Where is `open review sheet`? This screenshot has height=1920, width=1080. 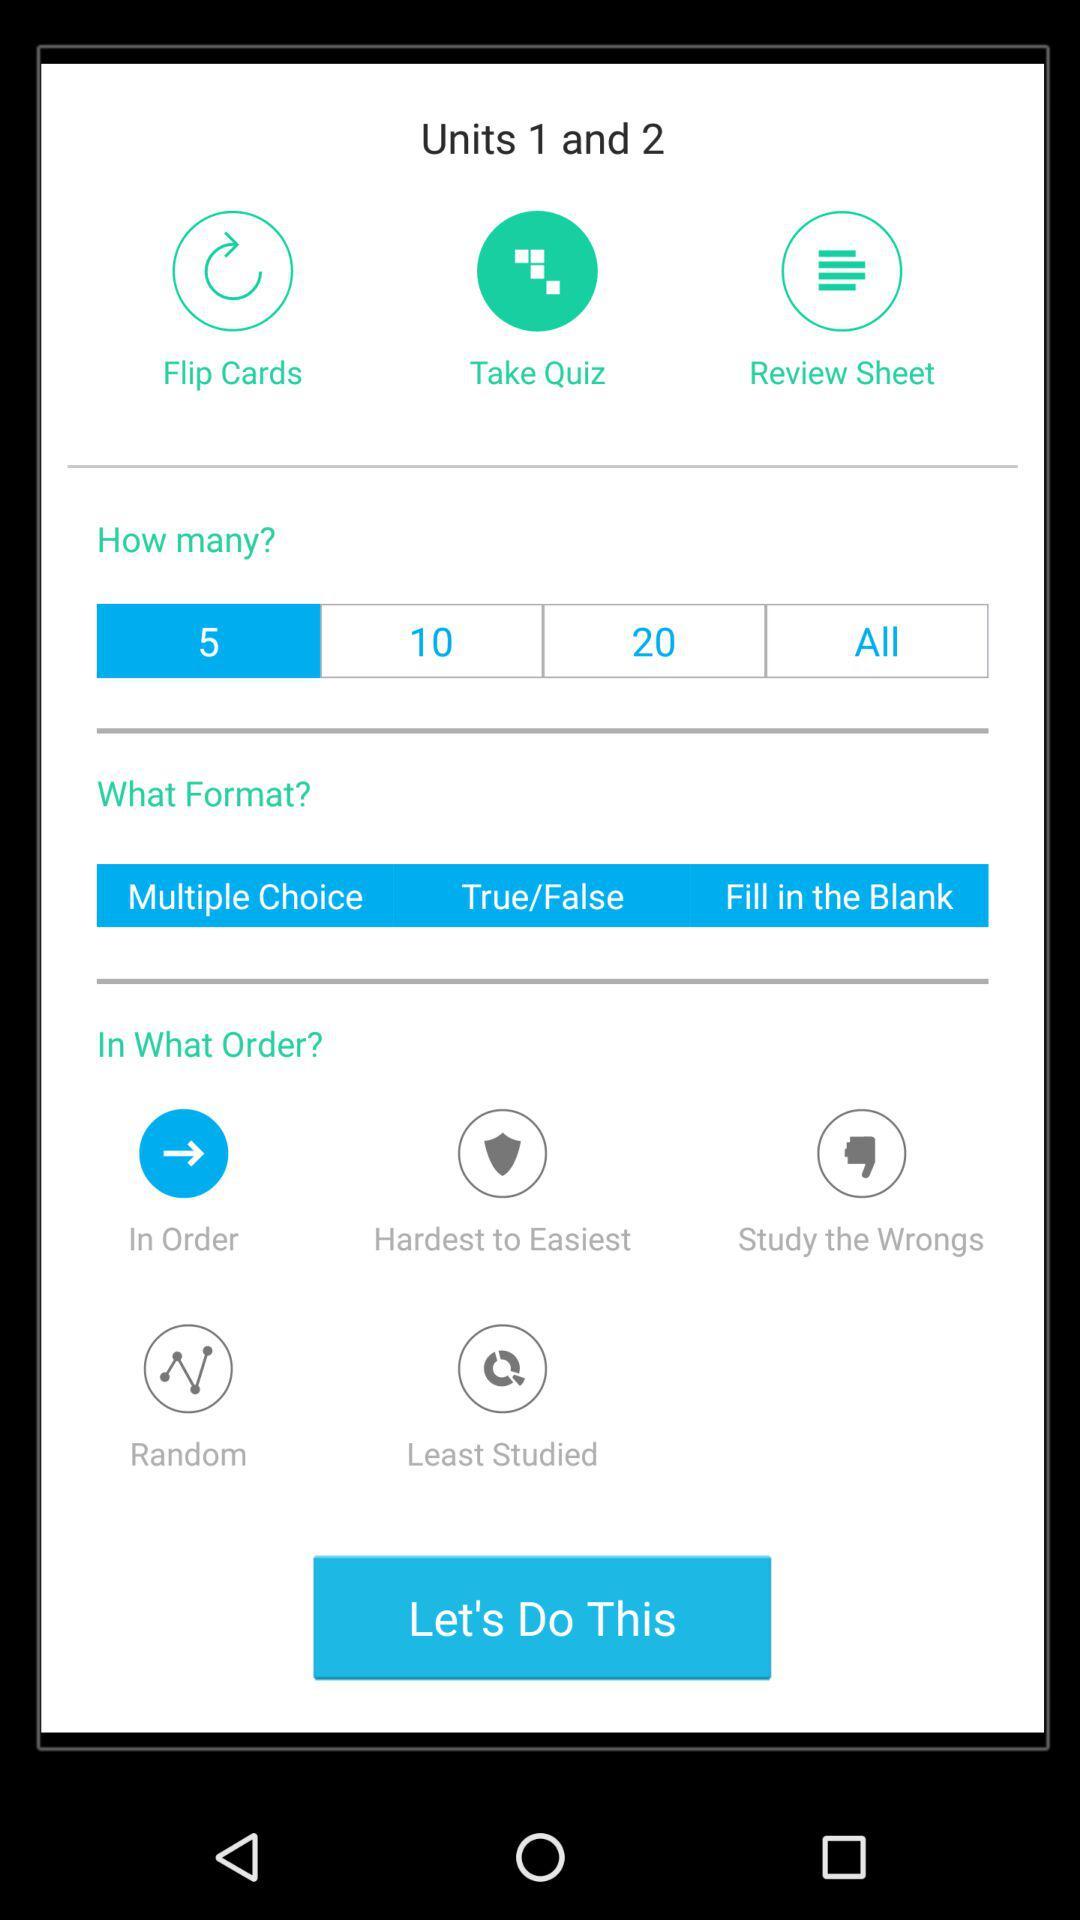
open review sheet is located at coordinates (841, 270).